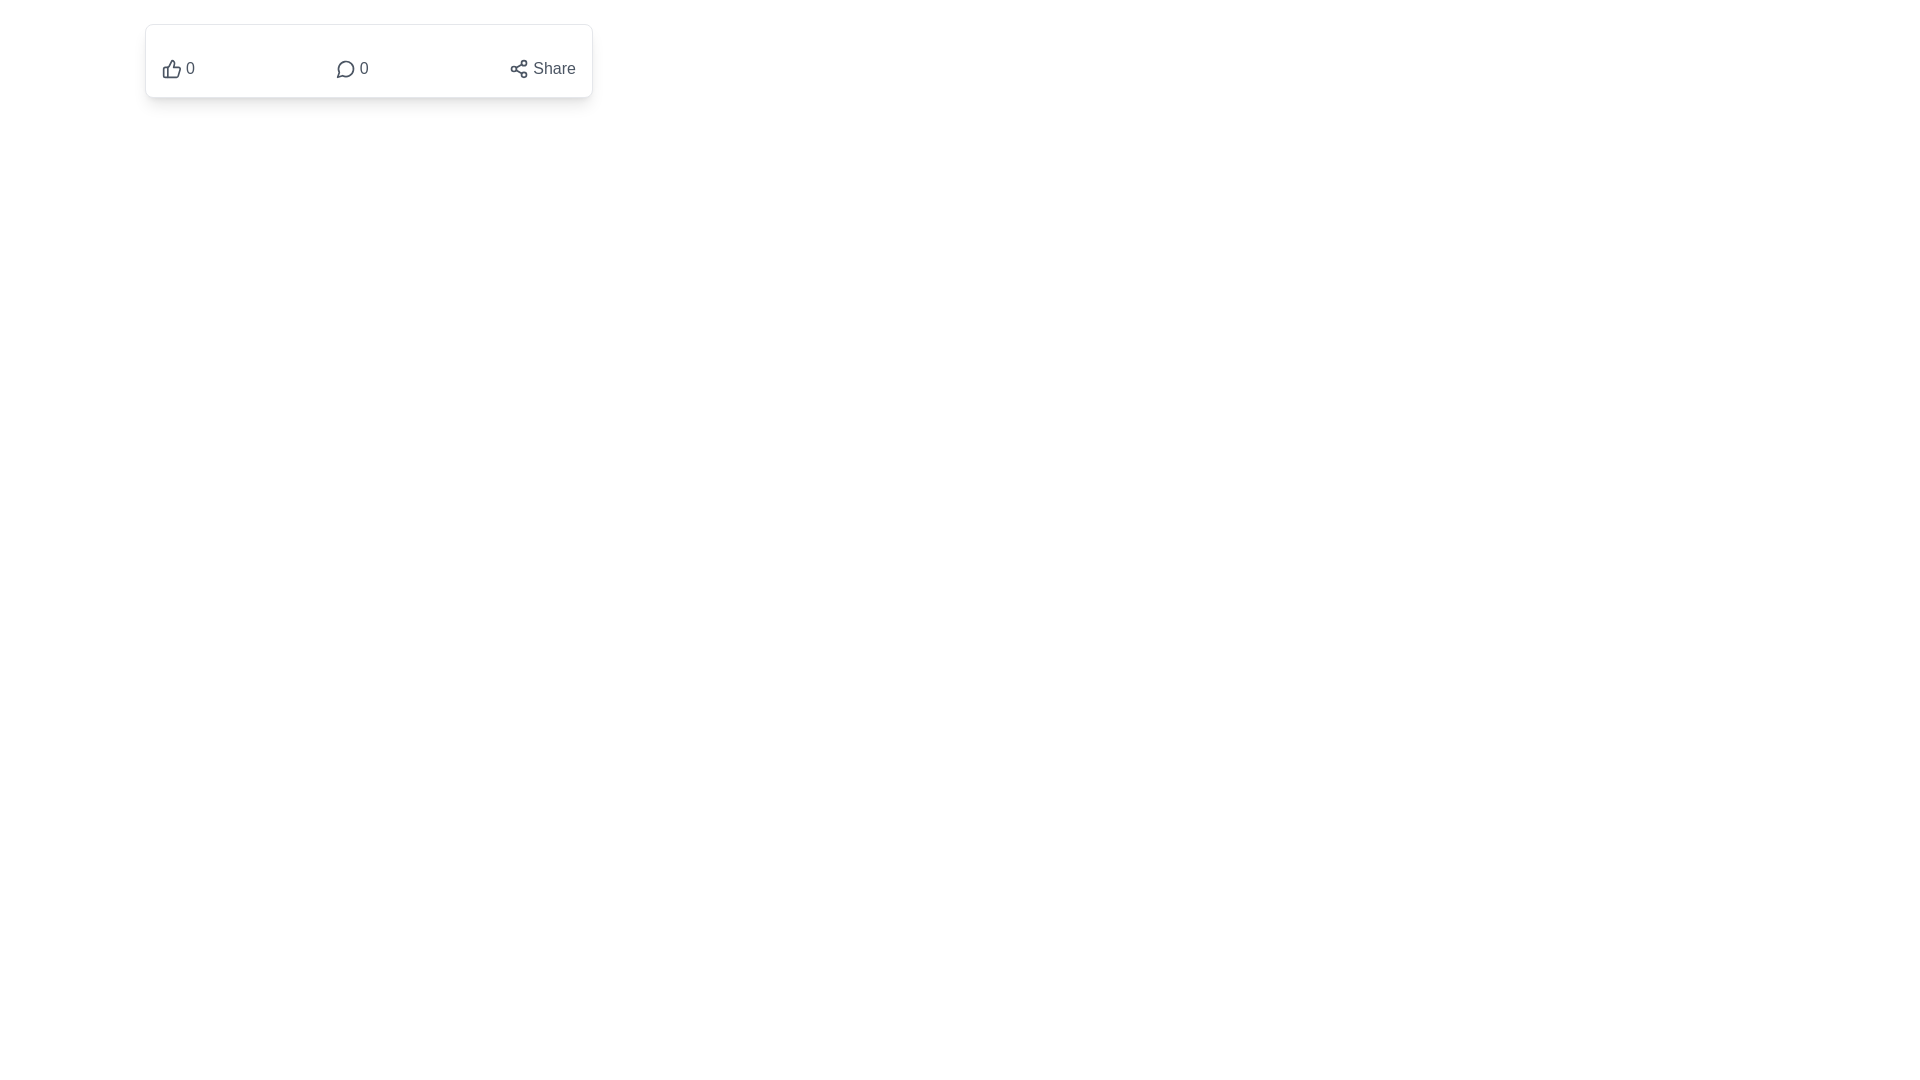 The width and height of the screenshot is (1920, 1080). Describe the element at coordinates (519, 68) in the screenshot. I see `the Share icon located to the left of the 'Share' text within the button component` at that location.